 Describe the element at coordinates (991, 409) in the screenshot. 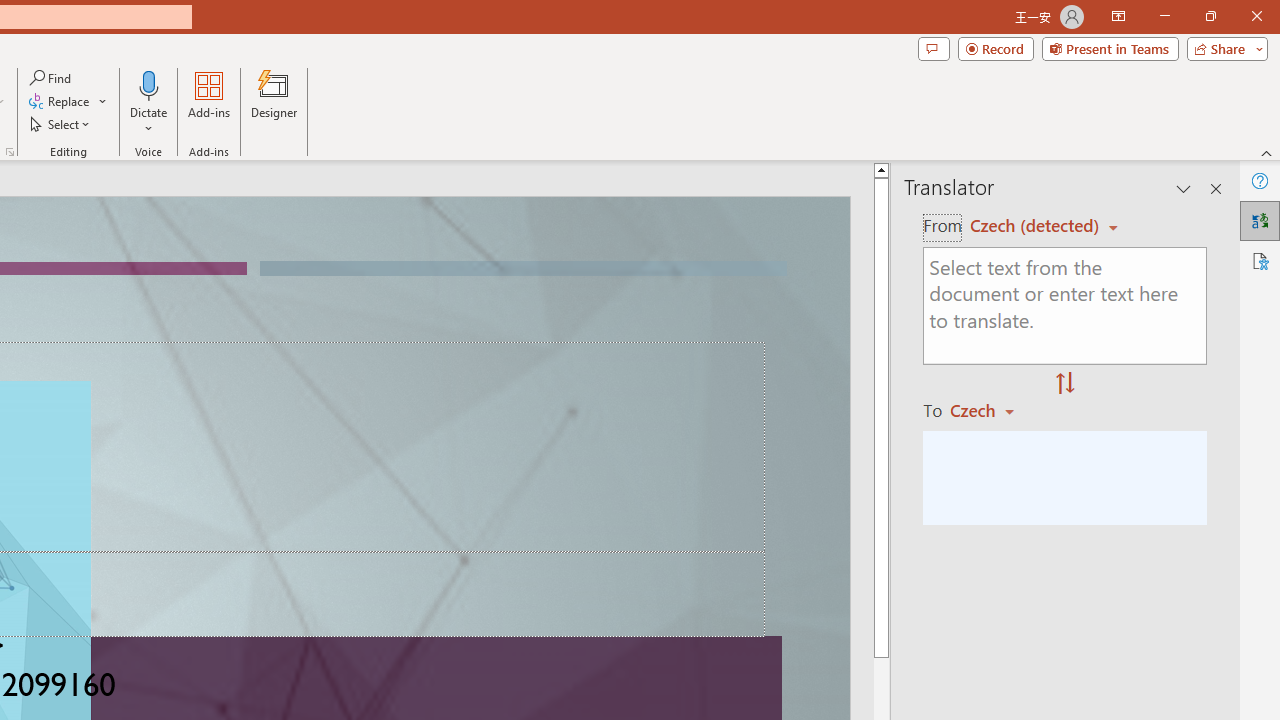

I see `'Czech'` at that location.